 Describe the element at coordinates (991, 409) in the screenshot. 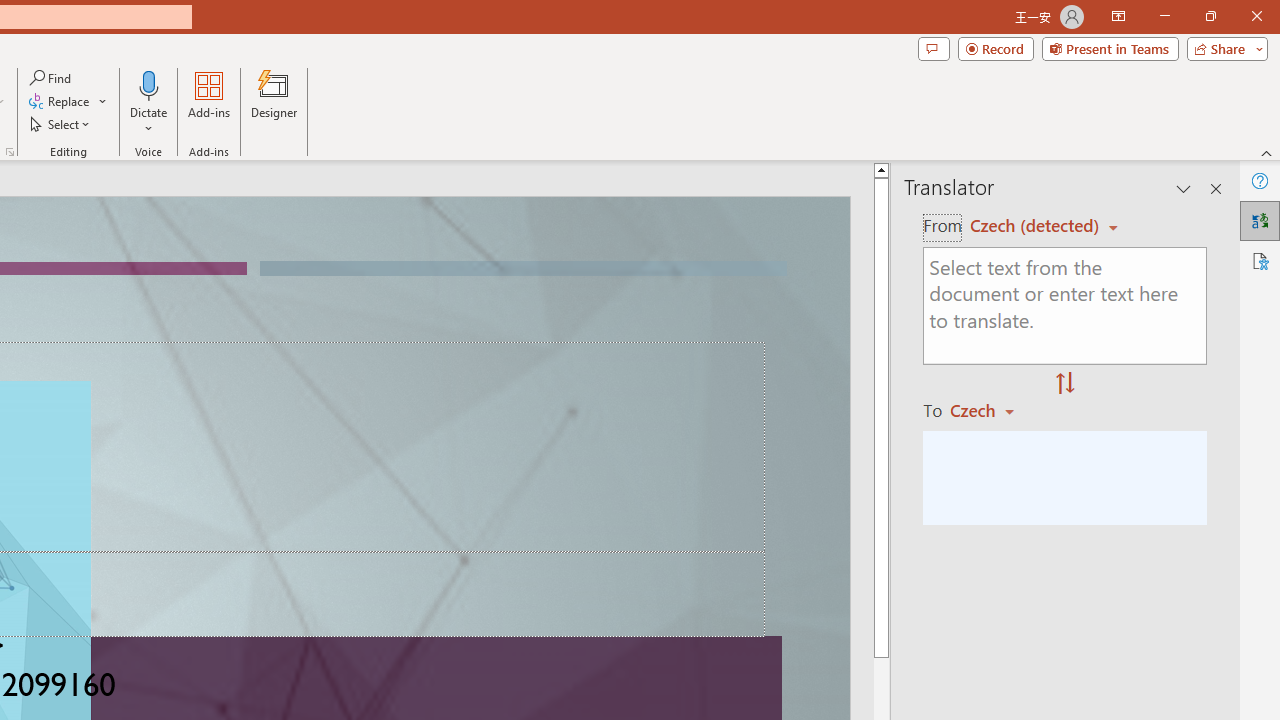

I see `'Czech'` at that location.